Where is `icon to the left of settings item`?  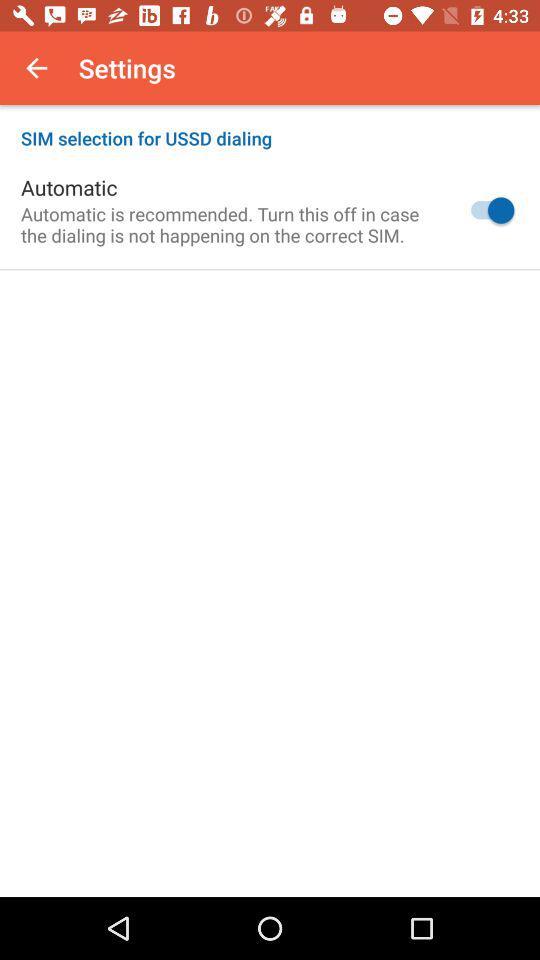 icon to the left of settings item is located at coordinates (36, 68).